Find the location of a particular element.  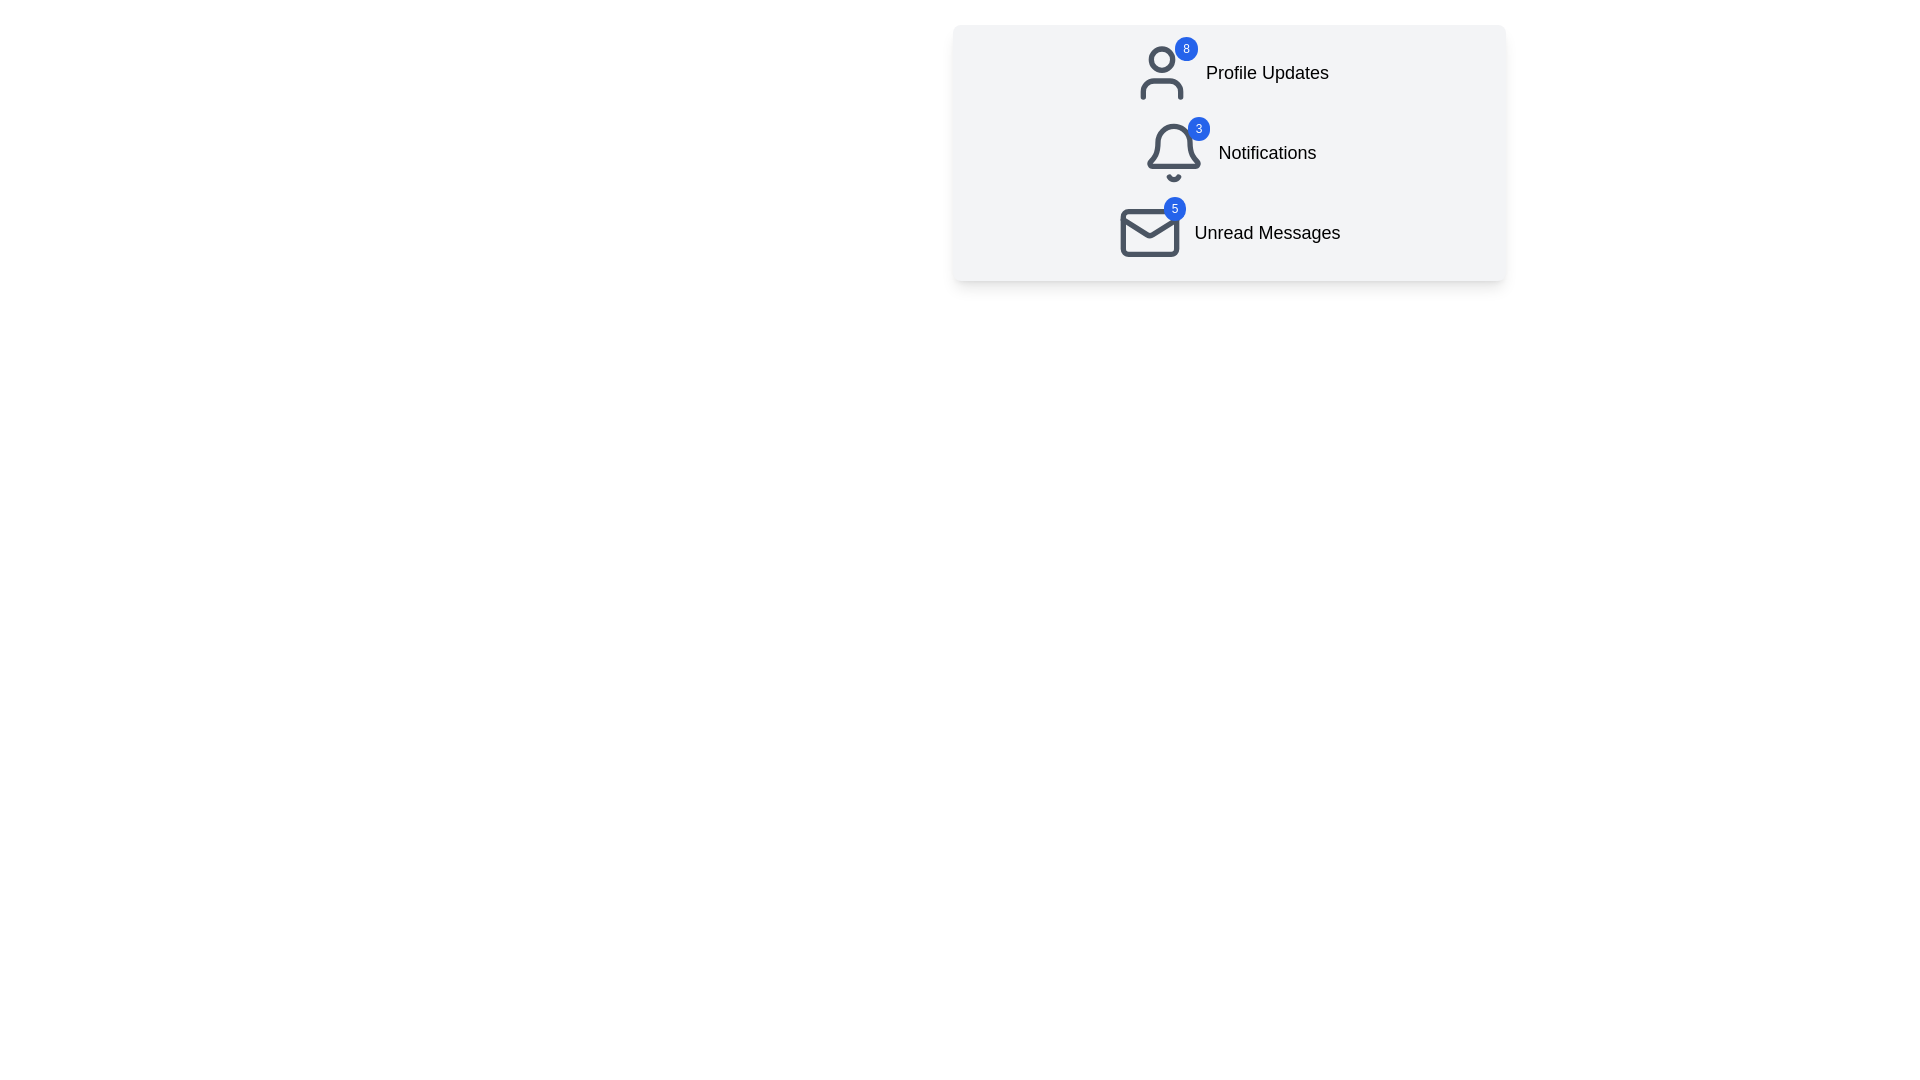

the Notification Badge located at the top-right corner of the user icon, which indicates the number of updates or alerts associated with the profile is located at coordinates (1161, 72).